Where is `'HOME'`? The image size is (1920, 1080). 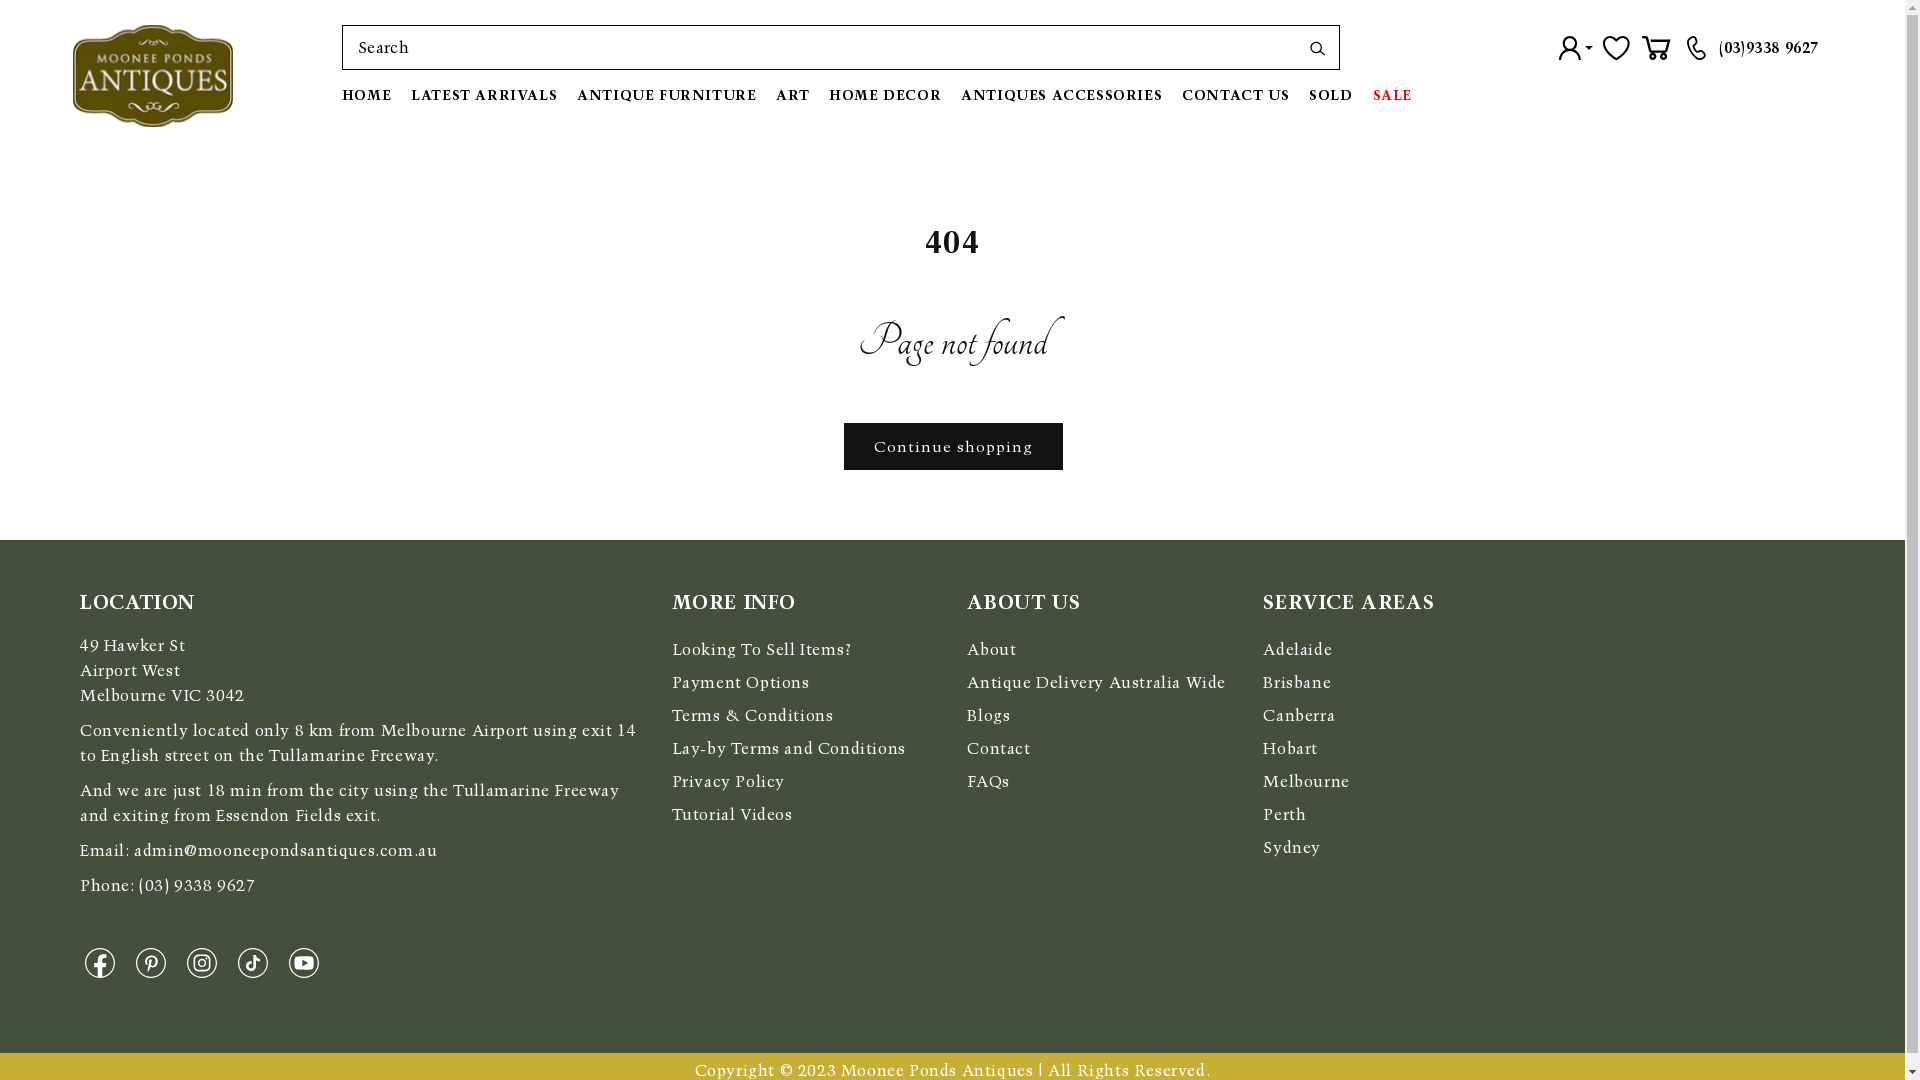 'HOME' is located at coordinates (341, 95).